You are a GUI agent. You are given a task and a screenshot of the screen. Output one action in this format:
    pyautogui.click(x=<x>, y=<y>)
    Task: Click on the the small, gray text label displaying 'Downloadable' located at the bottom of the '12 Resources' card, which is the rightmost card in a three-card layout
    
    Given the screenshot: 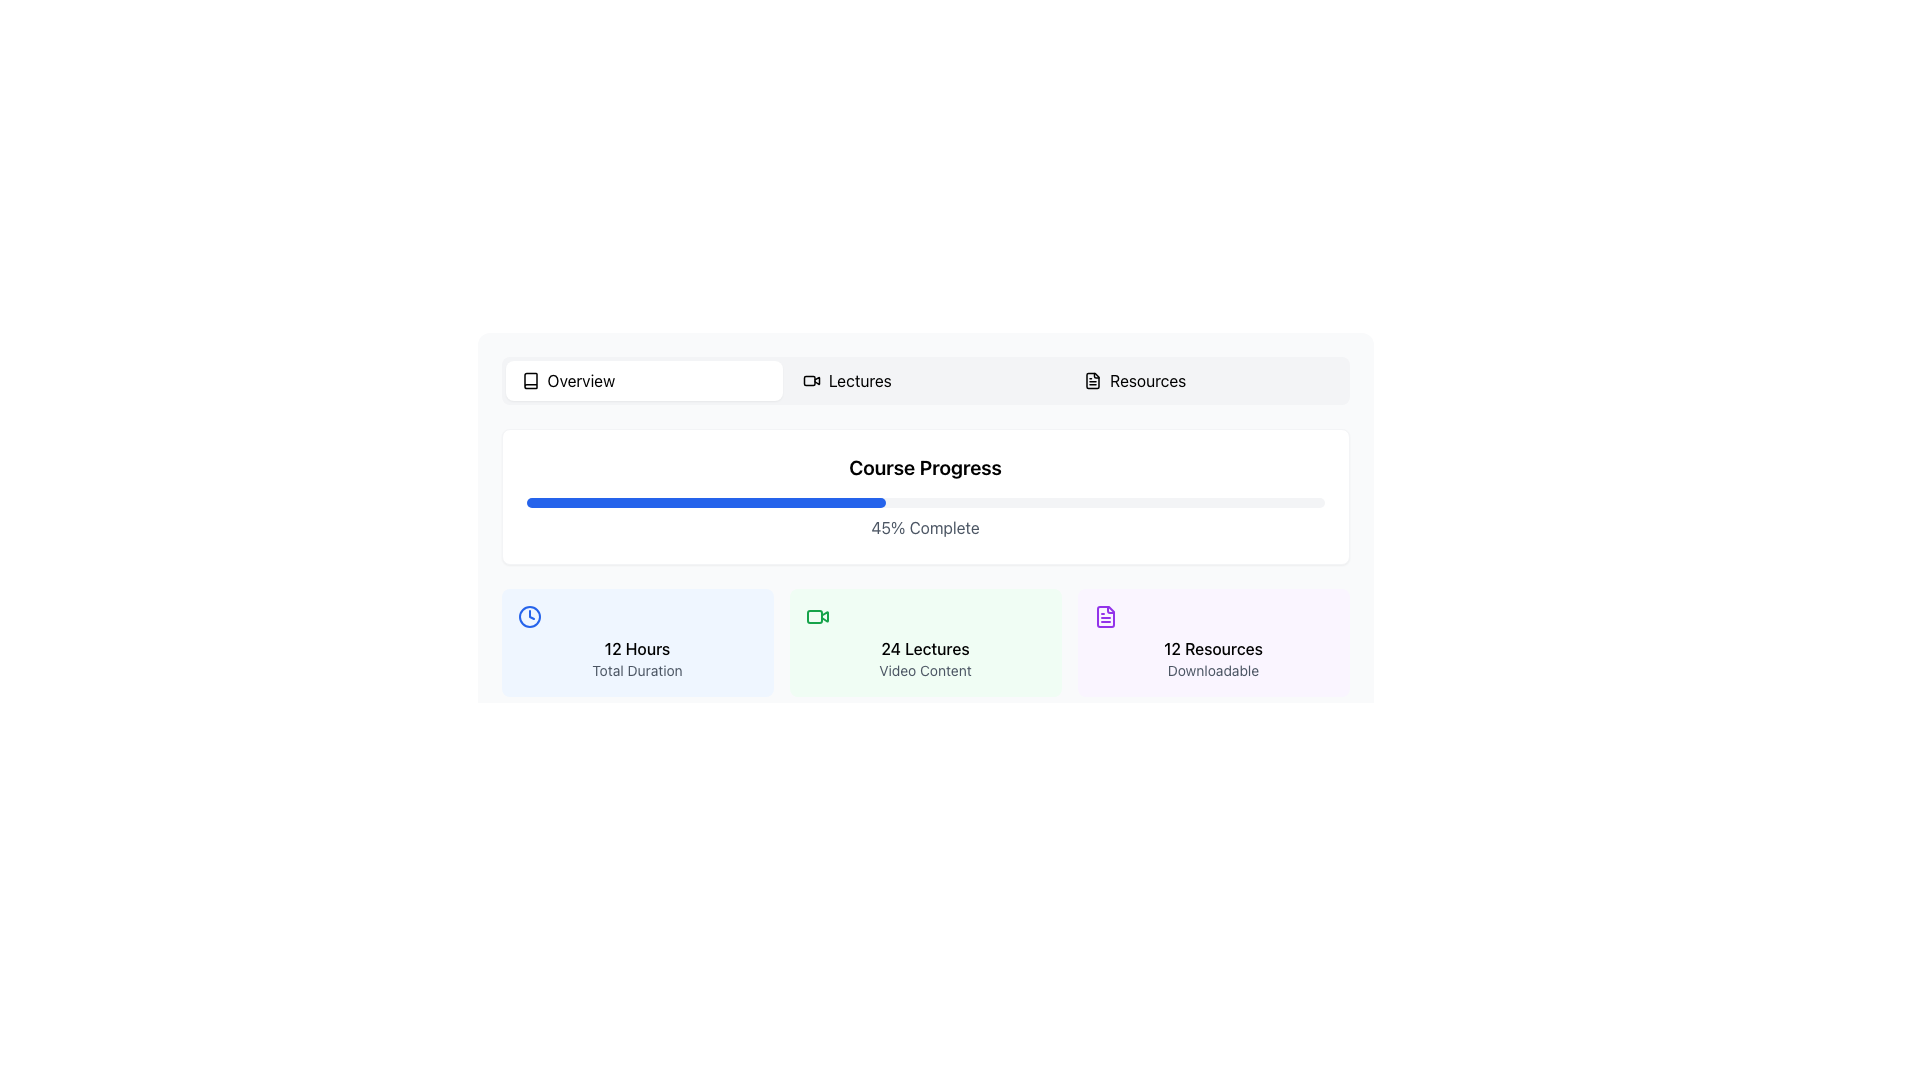 What is the action you would take?
    pyautogui.click(x=1212, y=671)
    